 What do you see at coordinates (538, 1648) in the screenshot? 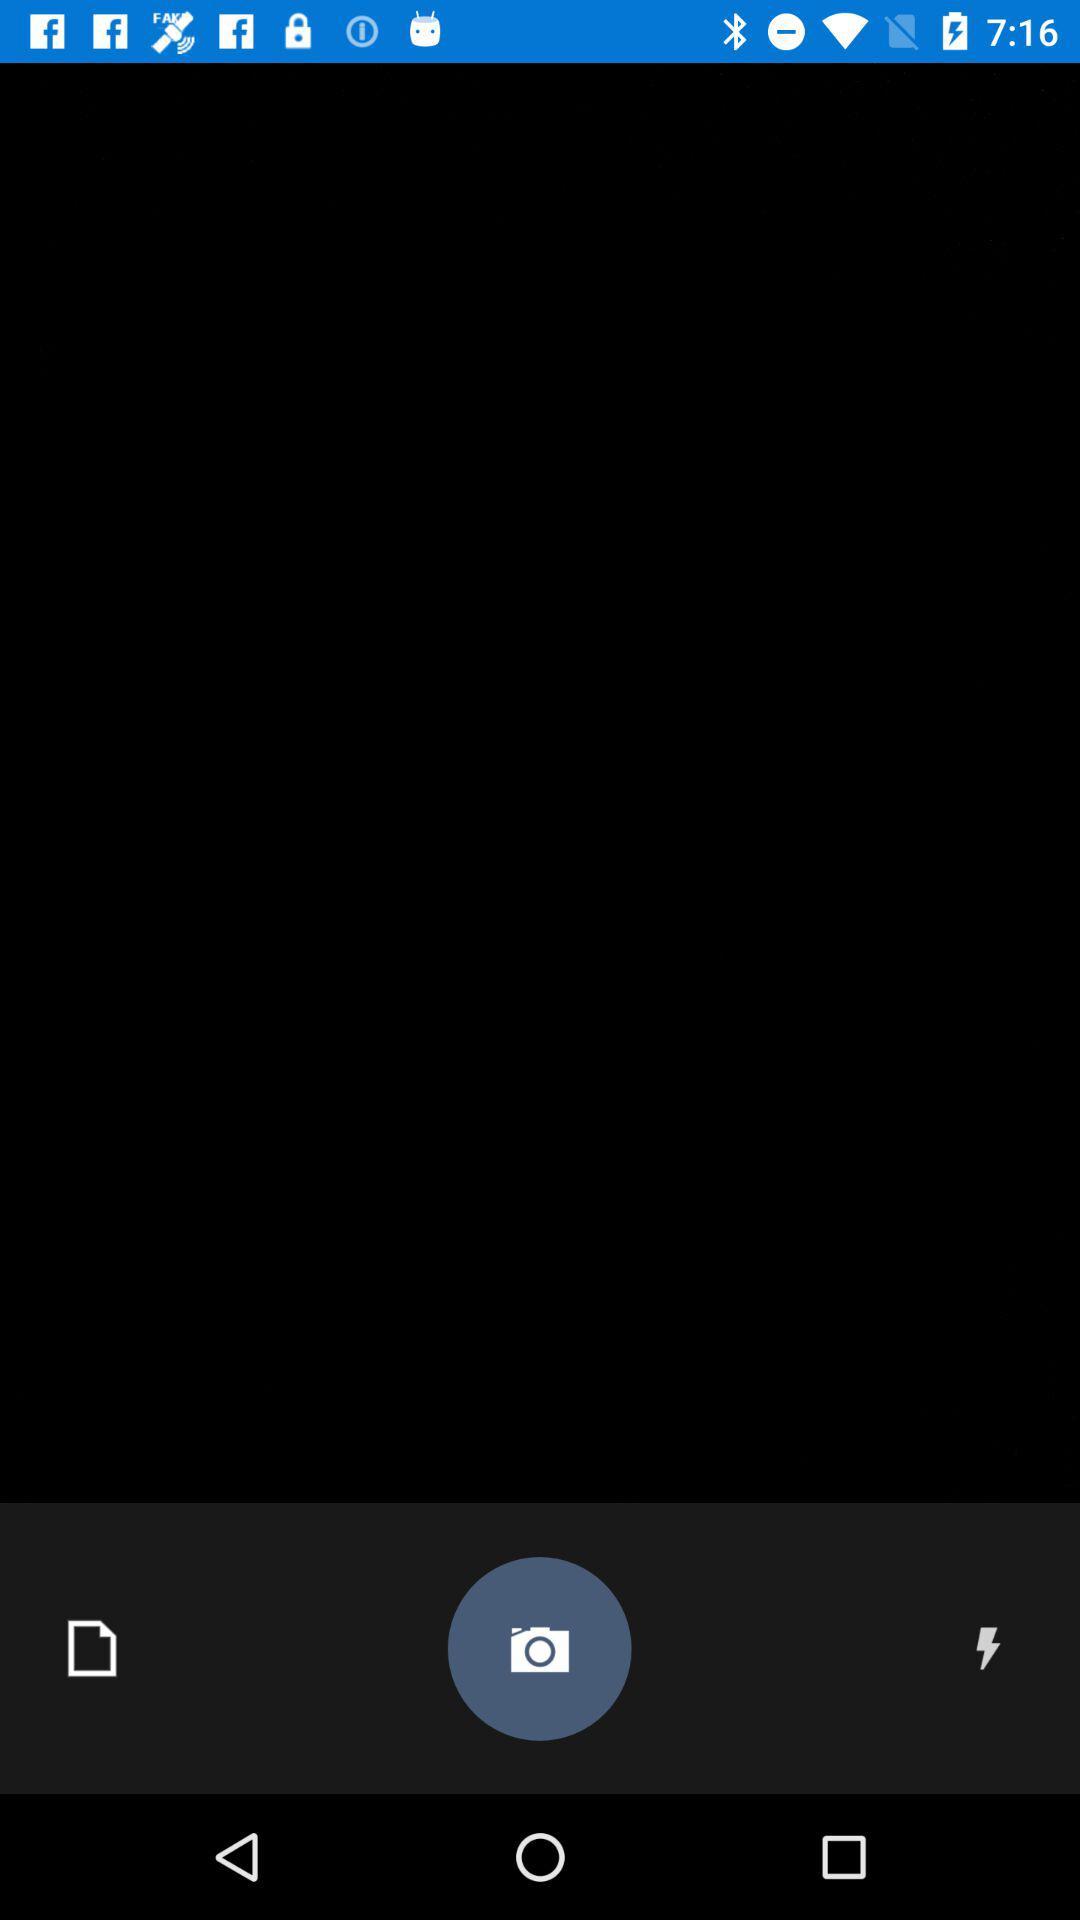
I see `the photo icon` at bounding box center [538, 1648].